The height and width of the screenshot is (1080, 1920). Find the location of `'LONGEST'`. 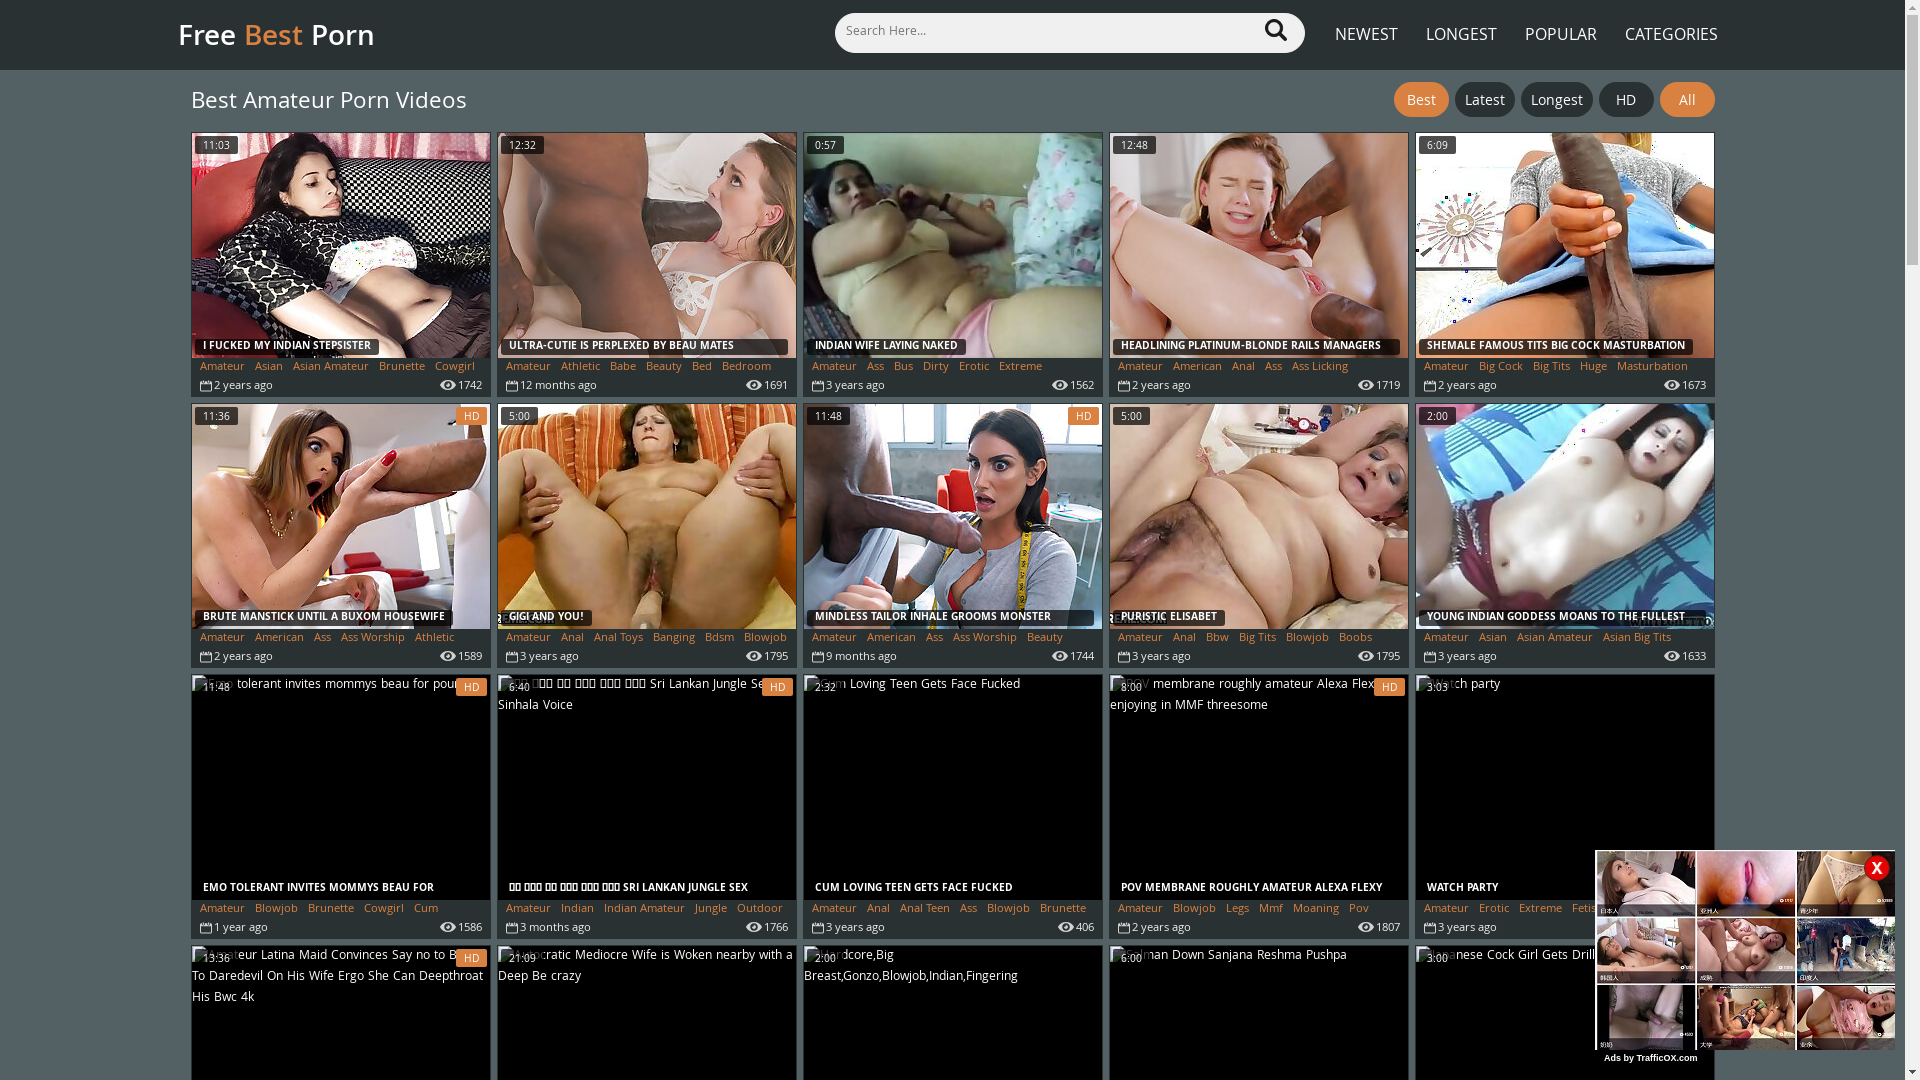

'LONGEST' is located at coordinates (1461, 23).